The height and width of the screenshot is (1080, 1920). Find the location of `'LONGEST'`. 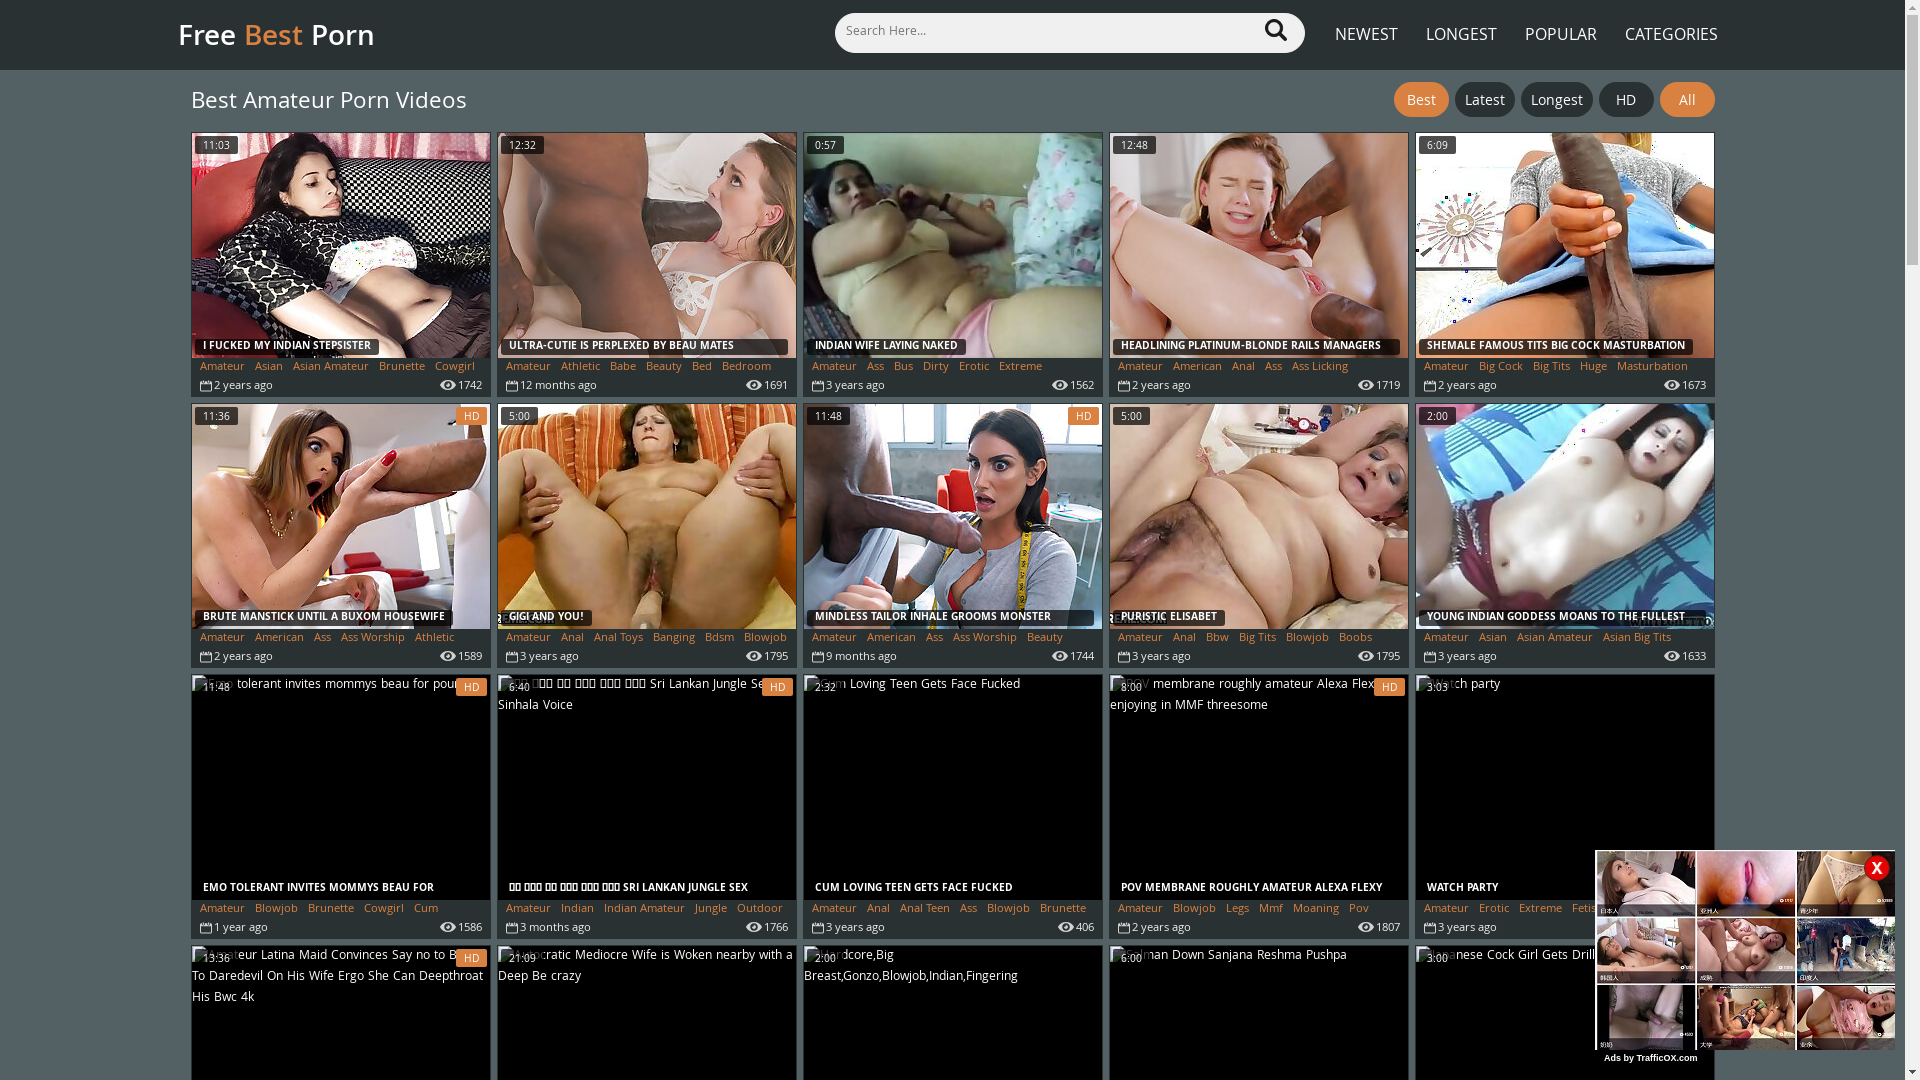

'LONGEST' is located at coordinates (1461, 23).